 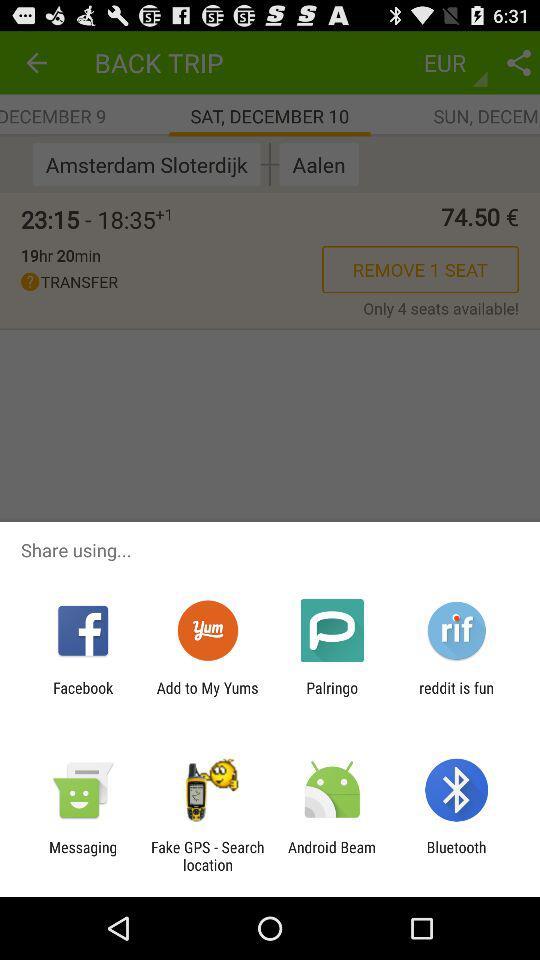 I want to click on the app to the right of facebook app, so click(x=206, y=696).